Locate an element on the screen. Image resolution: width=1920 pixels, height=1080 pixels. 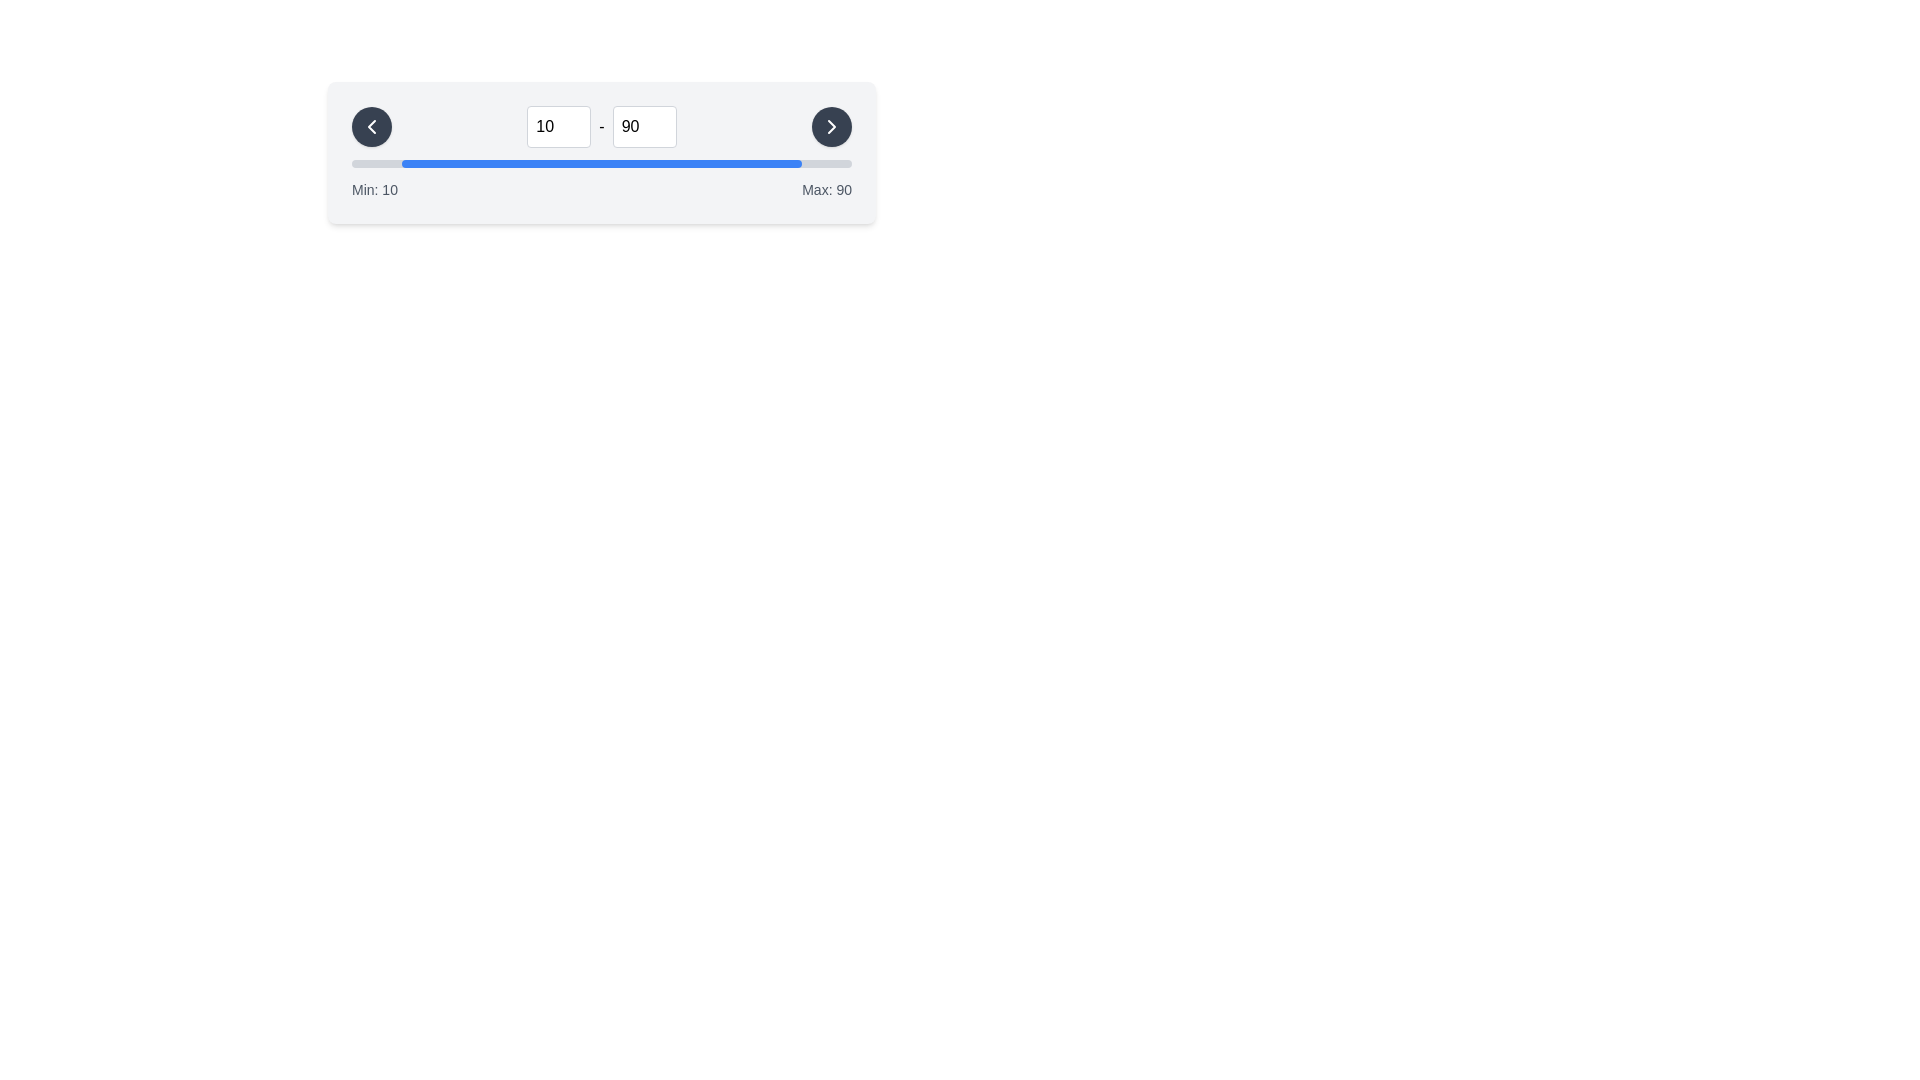
the circular button with a dark gray background and a white leftward chevron arrow icon is located at coordinates (372, 127).